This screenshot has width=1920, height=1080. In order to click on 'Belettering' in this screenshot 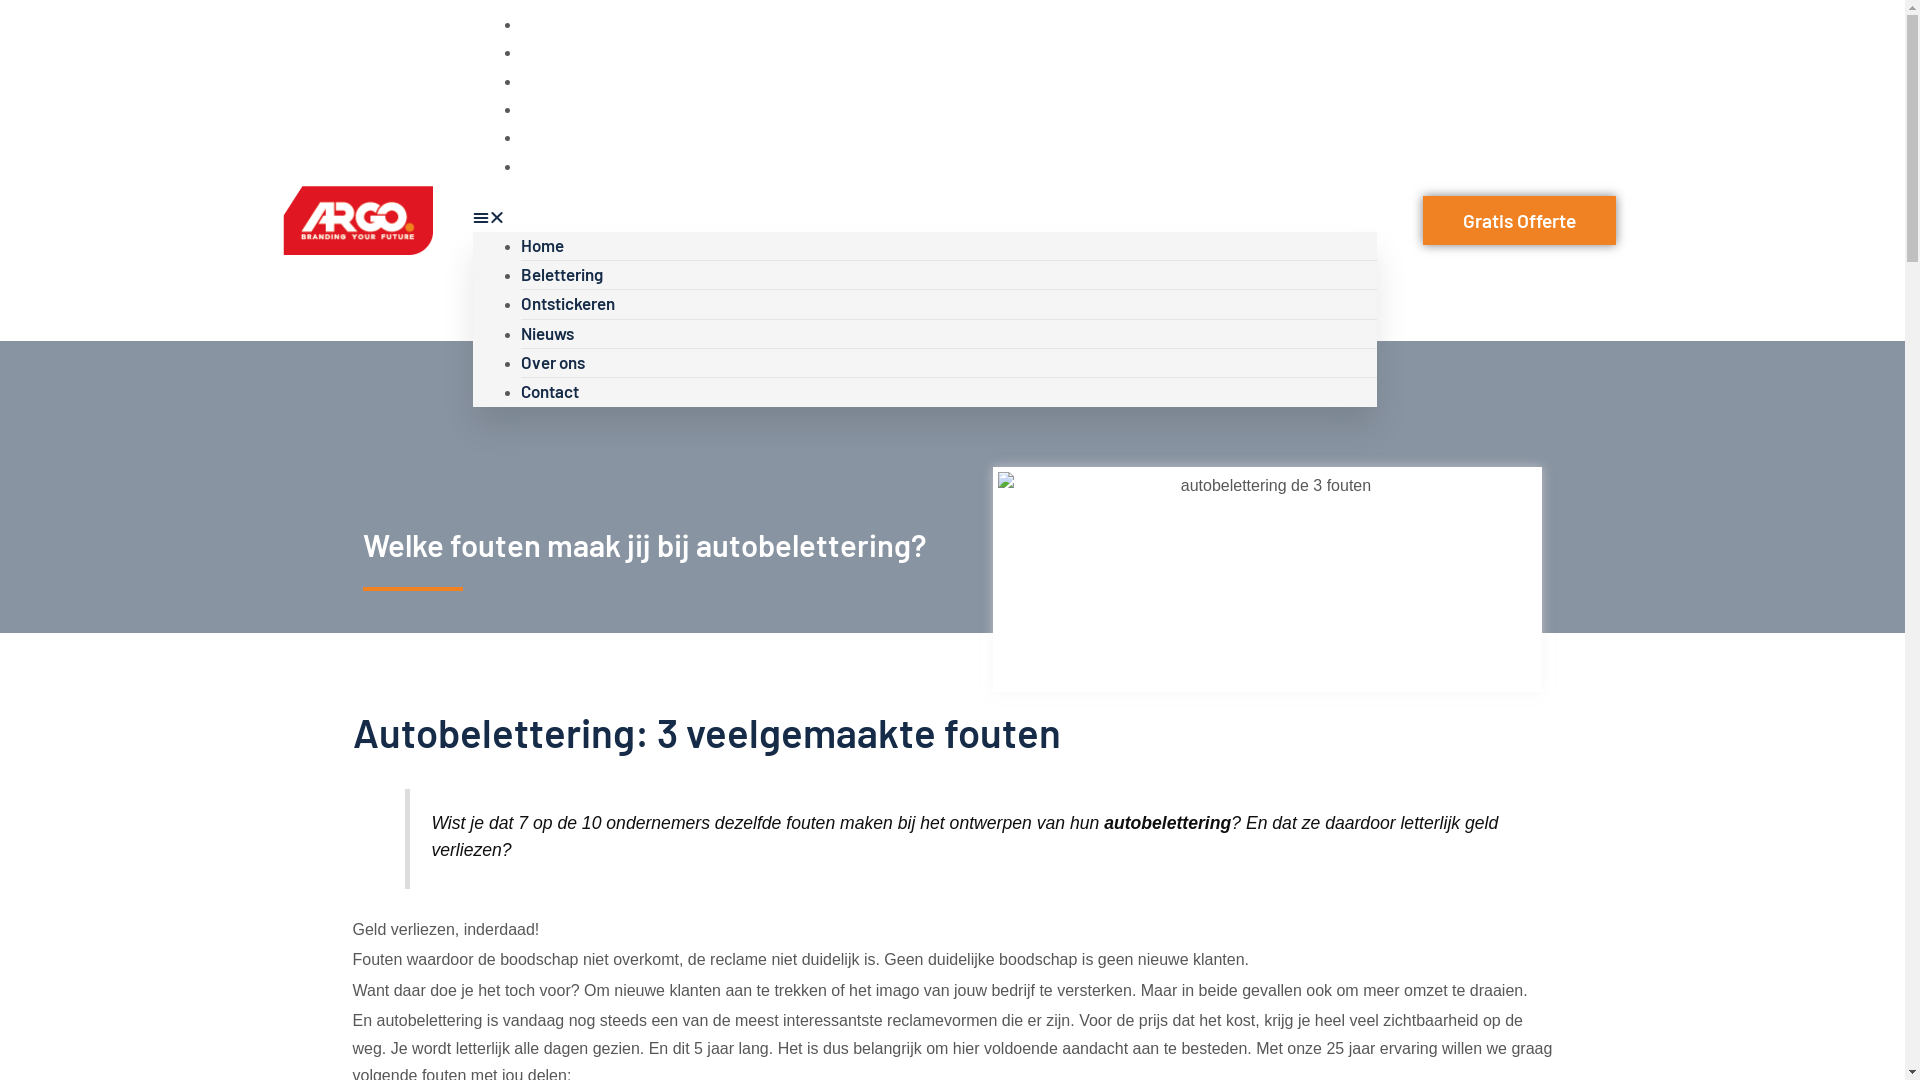, I will do `click(560, 273)`.